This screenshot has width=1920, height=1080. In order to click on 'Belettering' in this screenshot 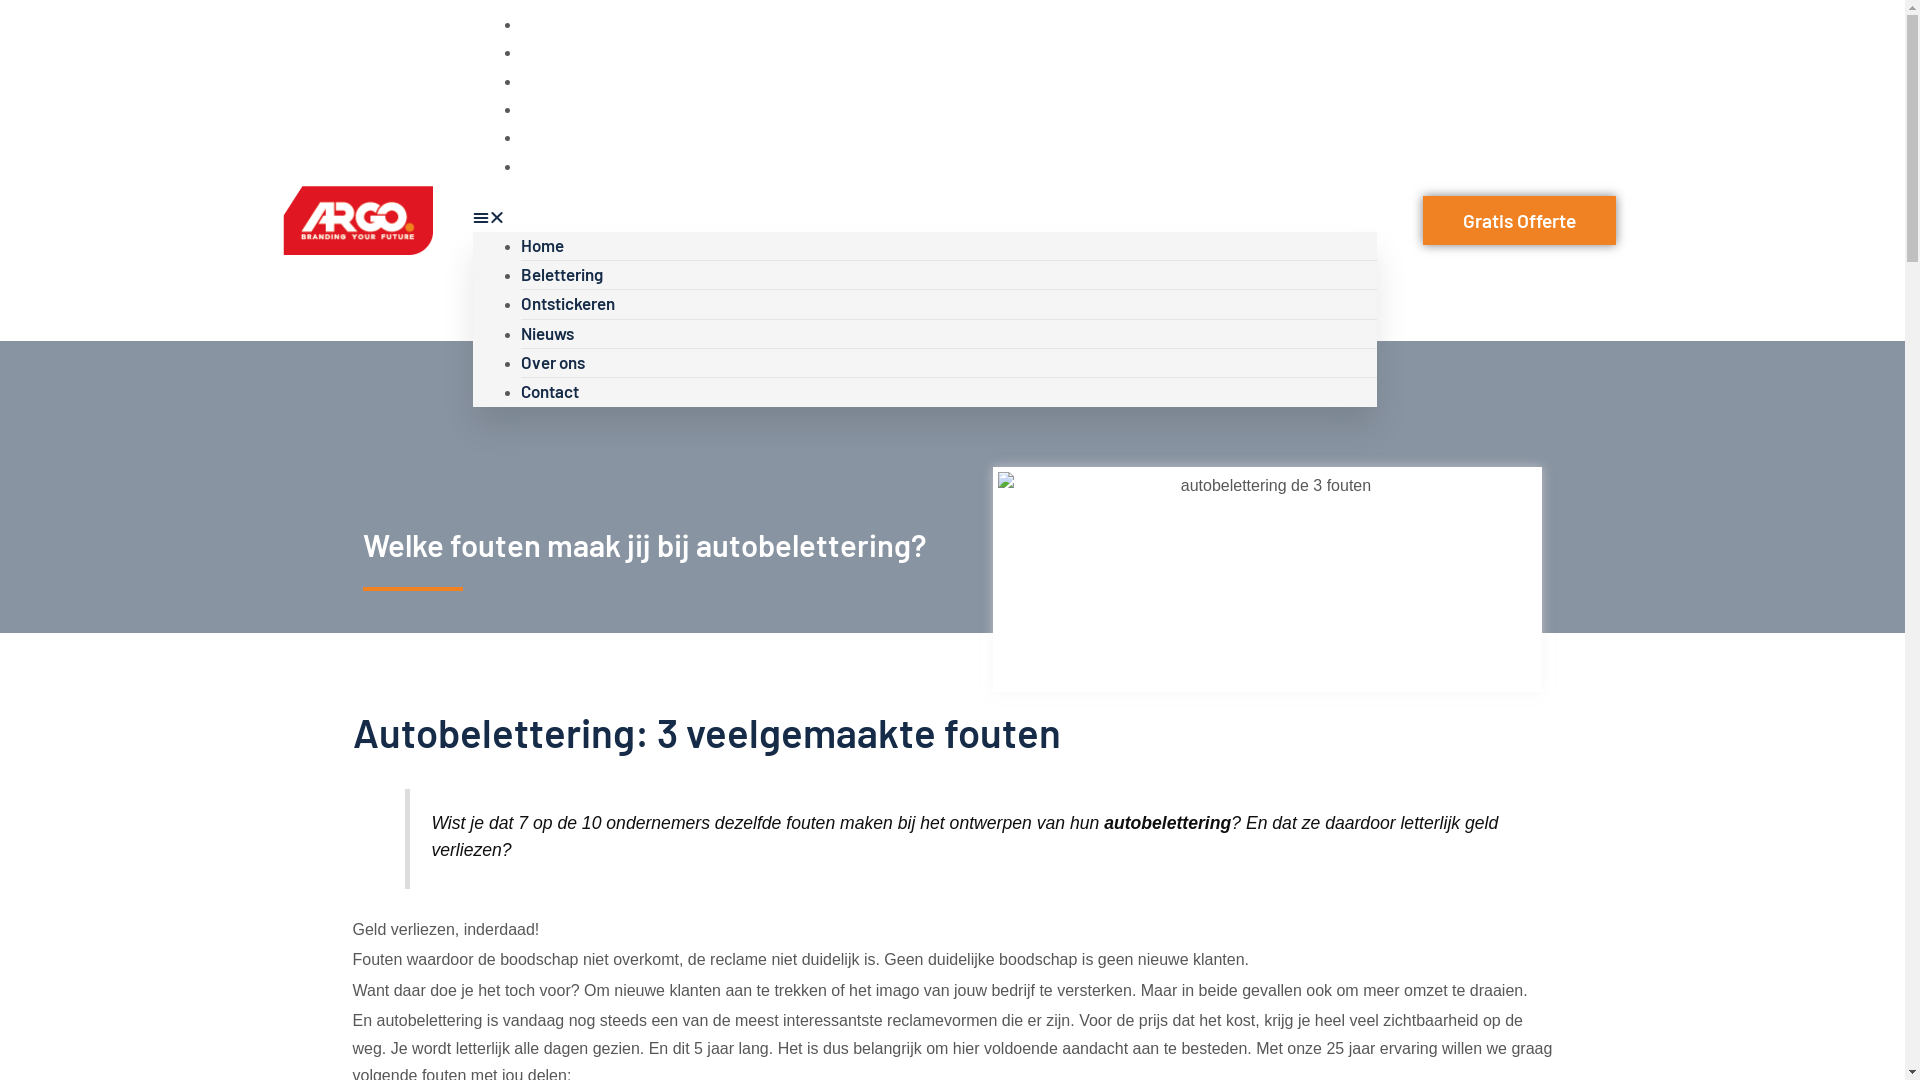, I will do `click(560, 273)`.